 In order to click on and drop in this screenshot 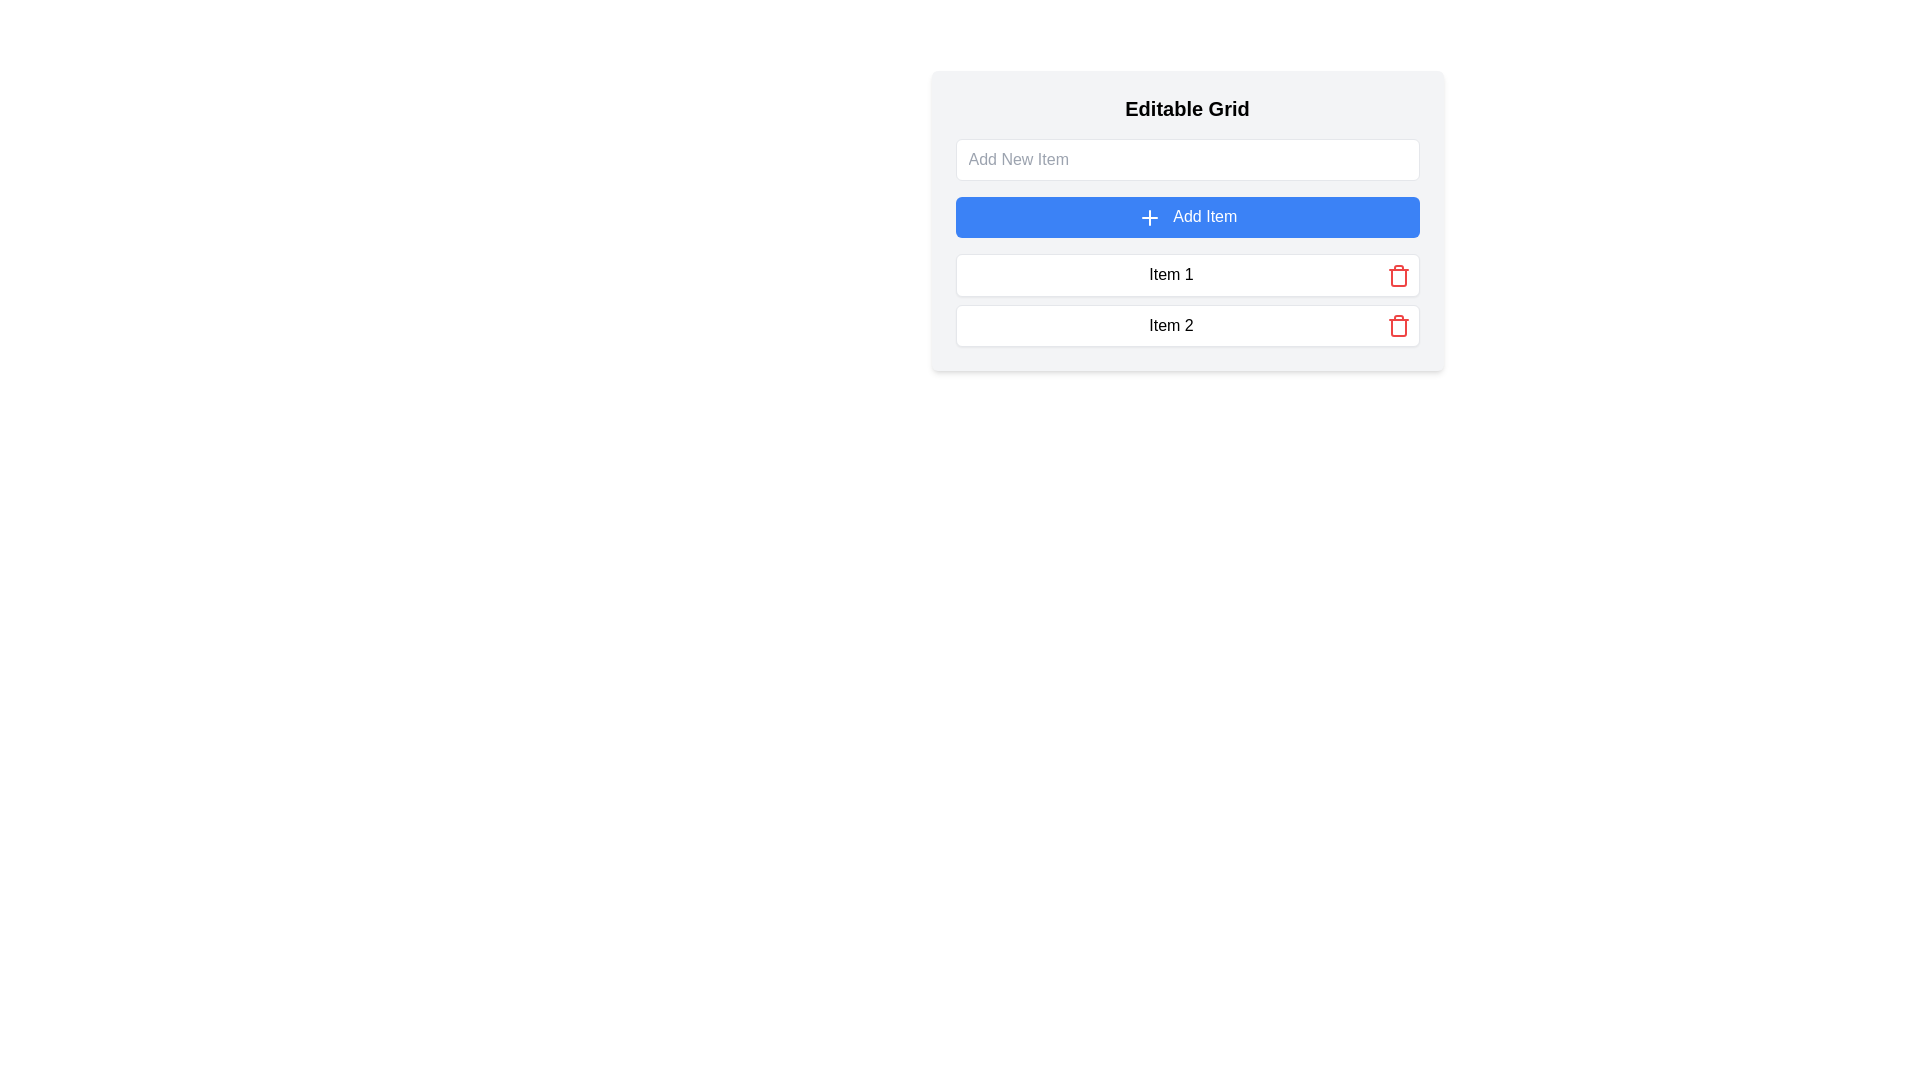, I will do `click(1187, 300)`.